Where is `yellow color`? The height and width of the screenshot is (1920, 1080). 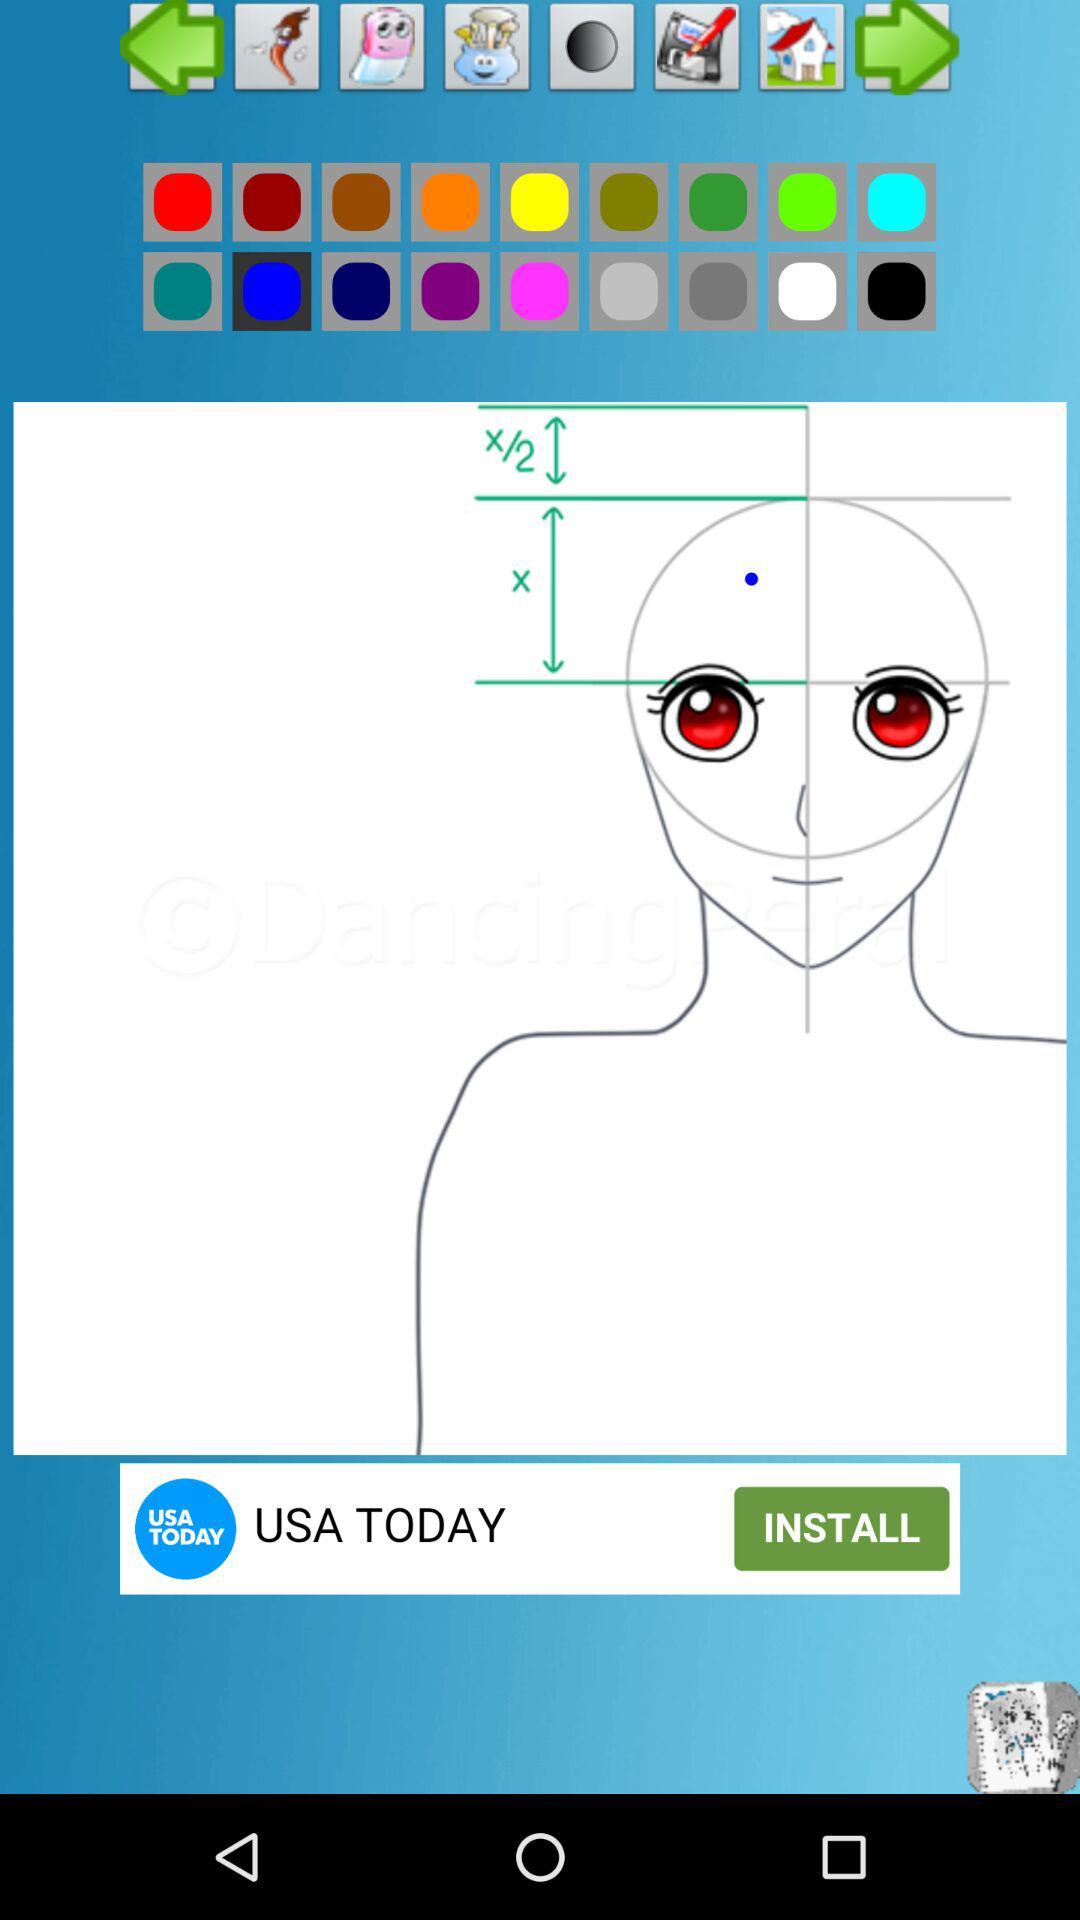 yellow color is located at coordinates (538, 202).